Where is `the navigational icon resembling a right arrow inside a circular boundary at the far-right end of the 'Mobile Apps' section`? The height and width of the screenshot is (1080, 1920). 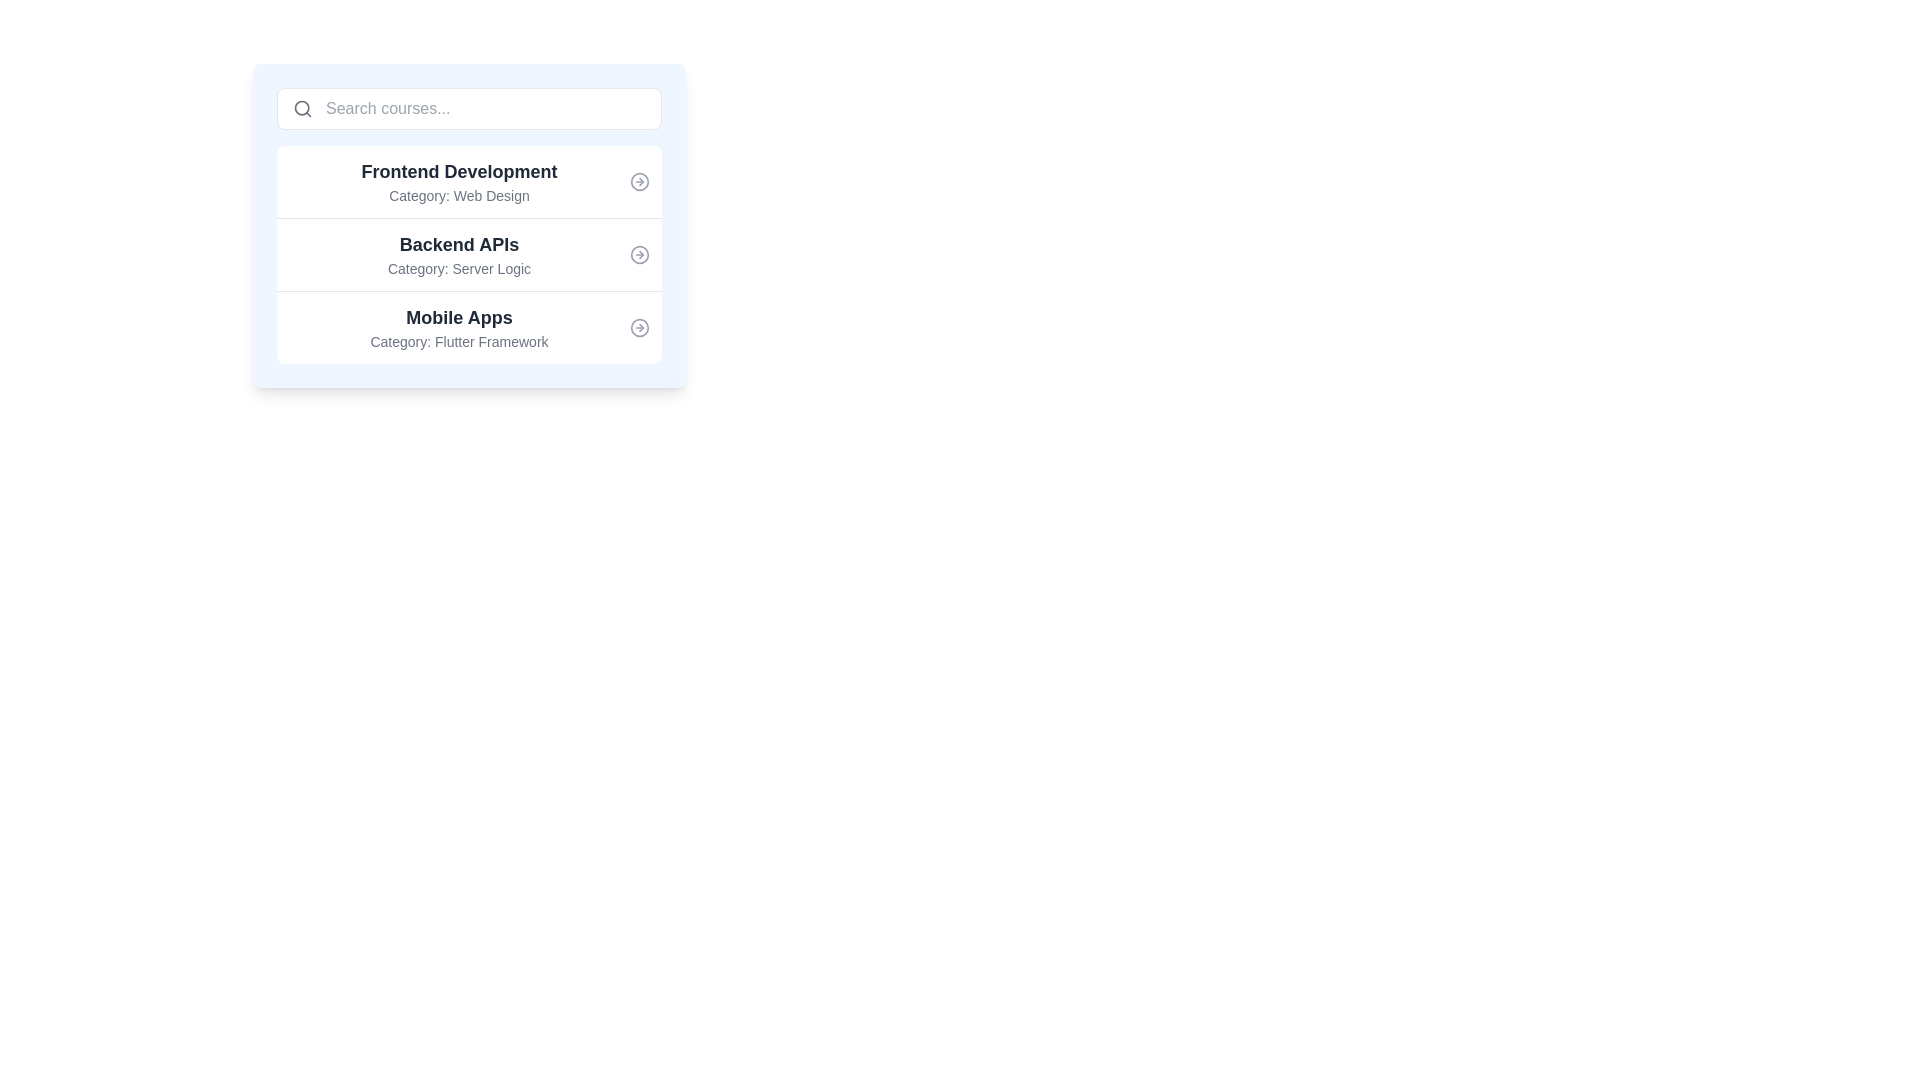
the navigational icon resembling a right arrow inside a circular boundary at the far-right end of the 'Mobile Apps' section is located at coordinates (638, 326).